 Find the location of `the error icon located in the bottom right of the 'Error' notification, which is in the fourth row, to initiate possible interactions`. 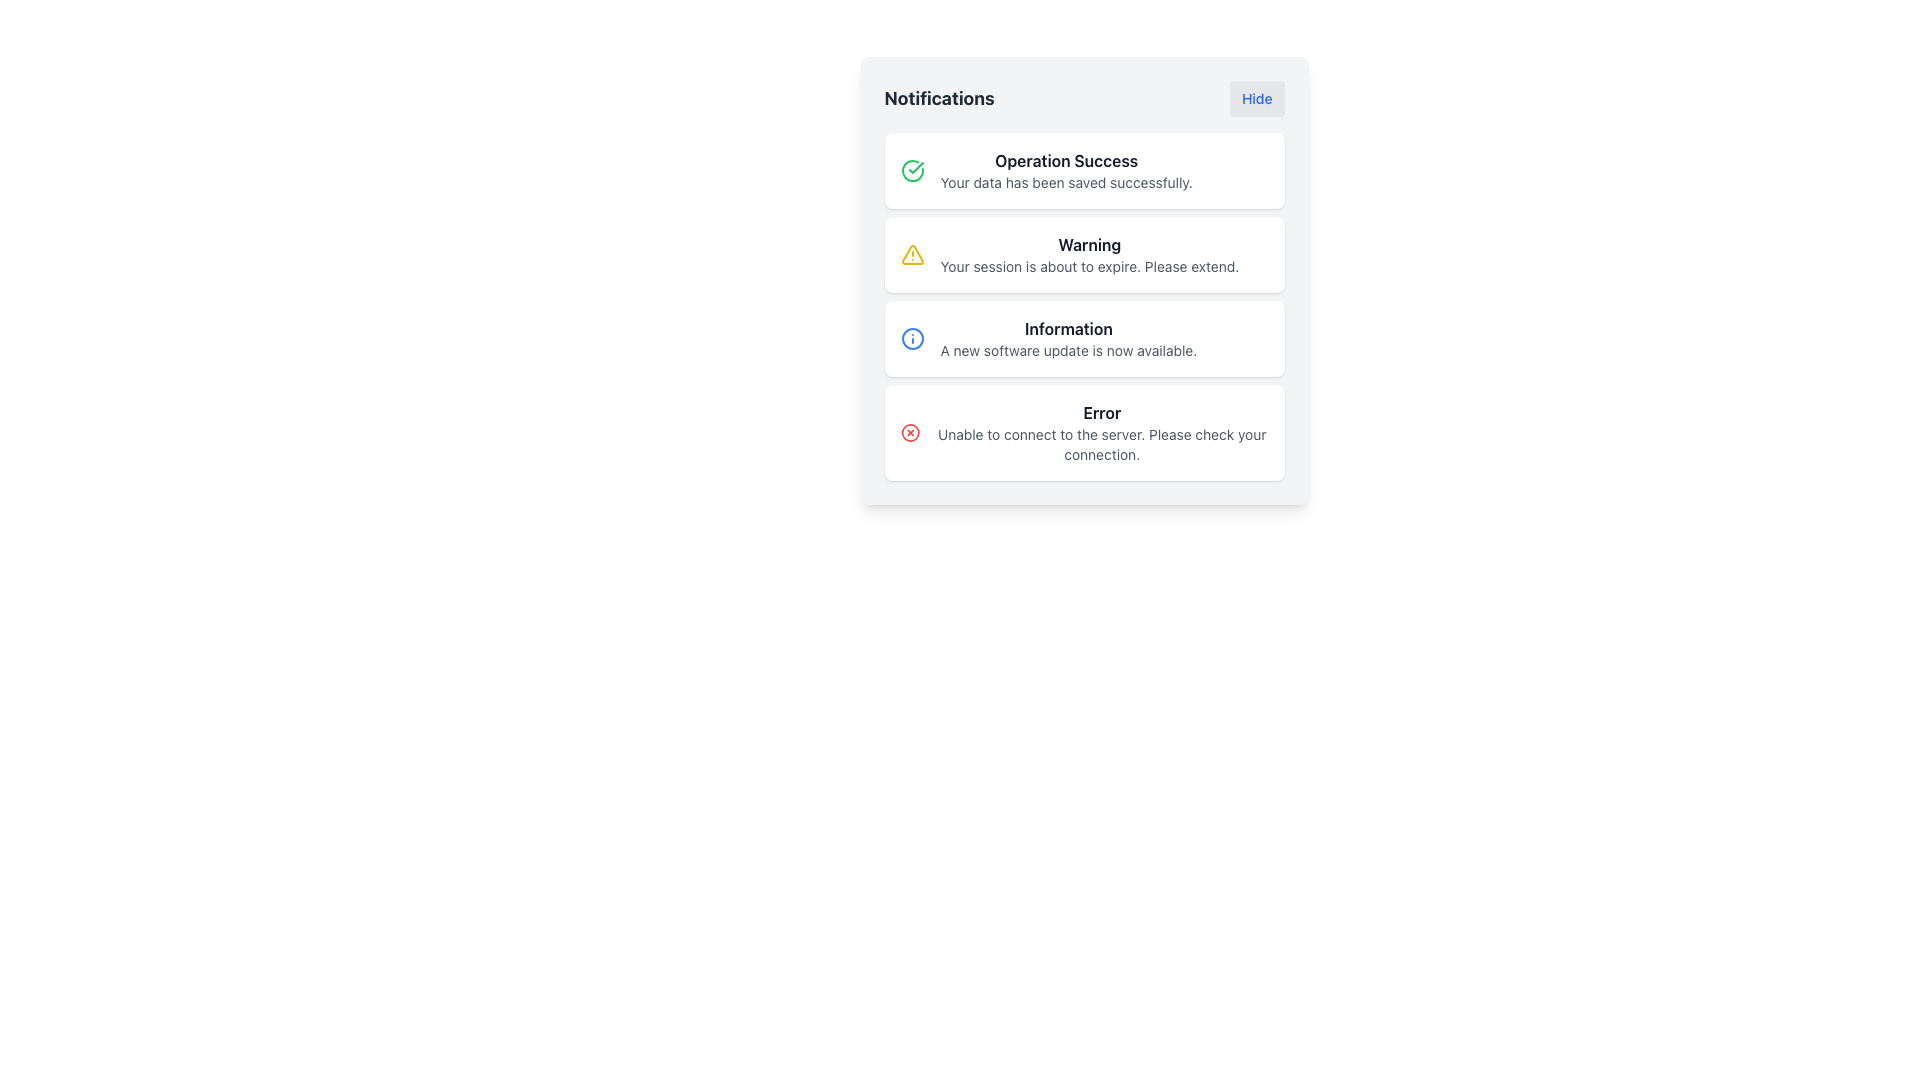

the error icon located in the bottom right of the 'Error' notification, which is in the fourth row, to initiate possible interactions is located at coordinates (909, 431).